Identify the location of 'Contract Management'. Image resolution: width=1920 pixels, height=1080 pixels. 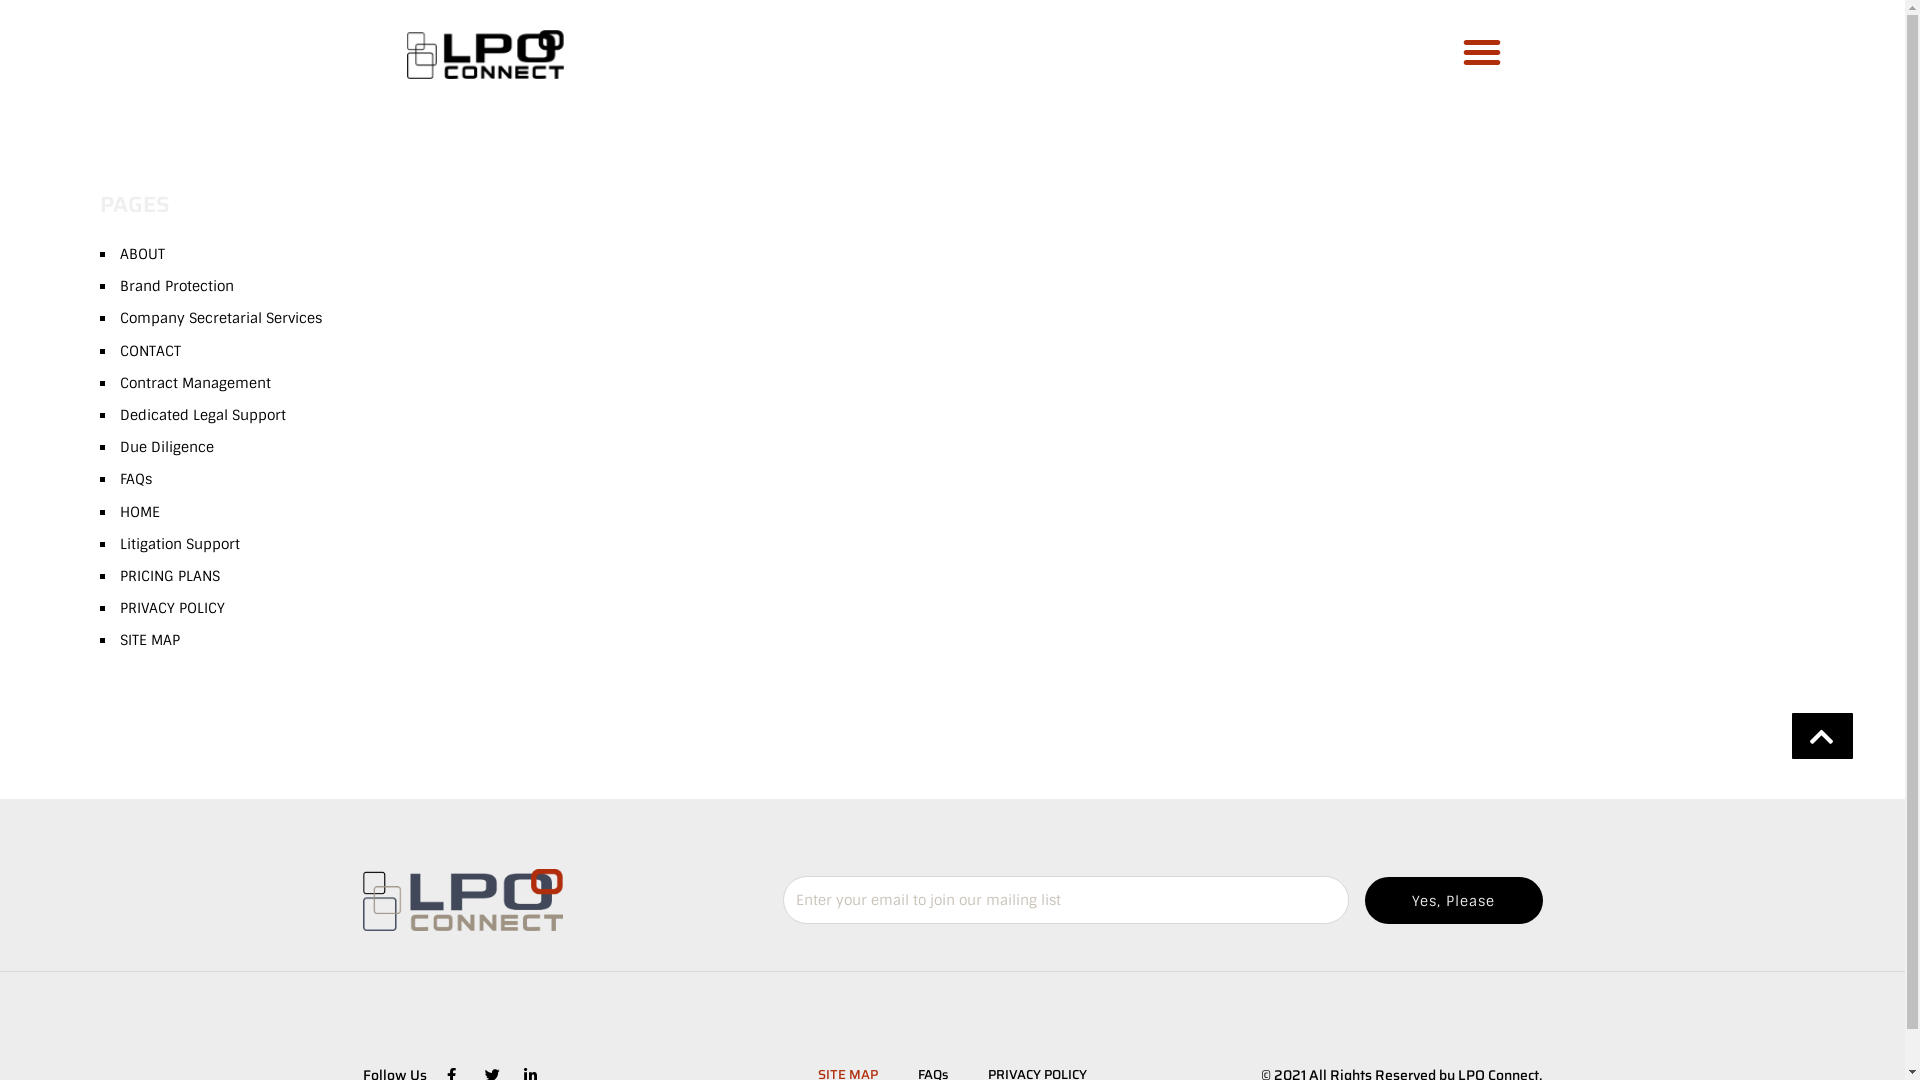
(195, 382).